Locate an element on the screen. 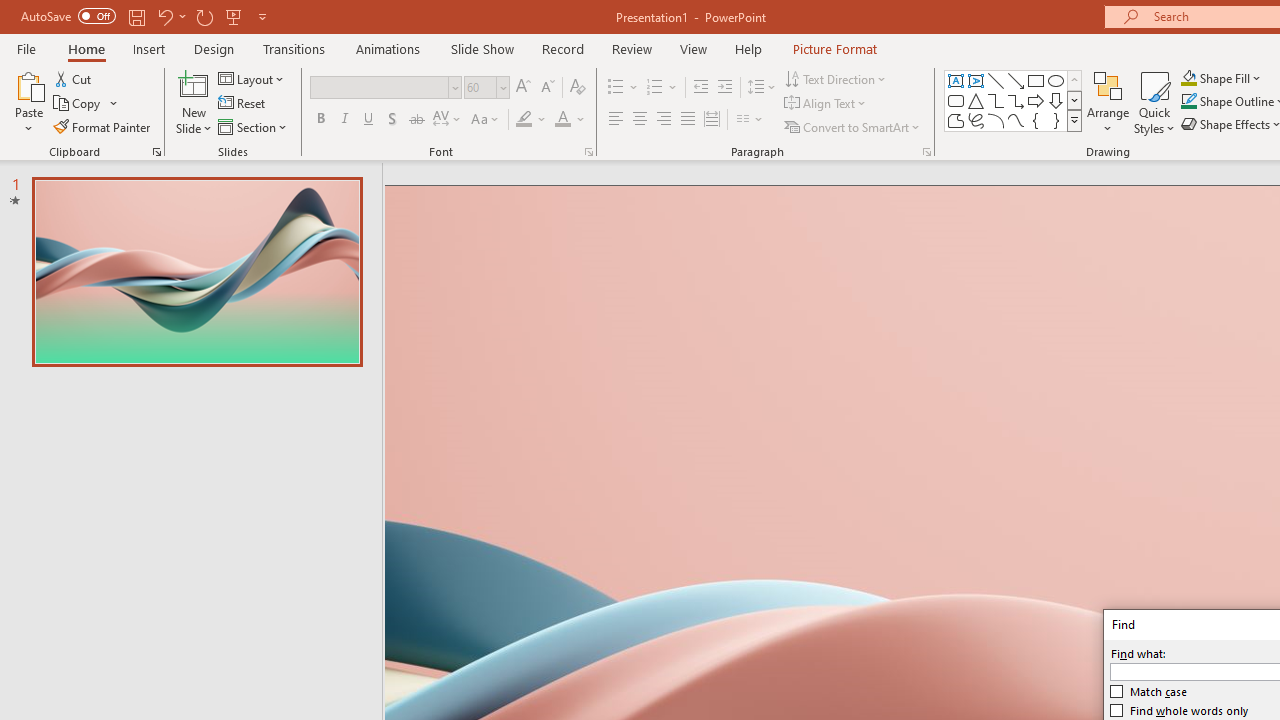 Image resolution: width=1280 pixels, height=720 pixels. 'Italic' is located at coordinates (344, 119).